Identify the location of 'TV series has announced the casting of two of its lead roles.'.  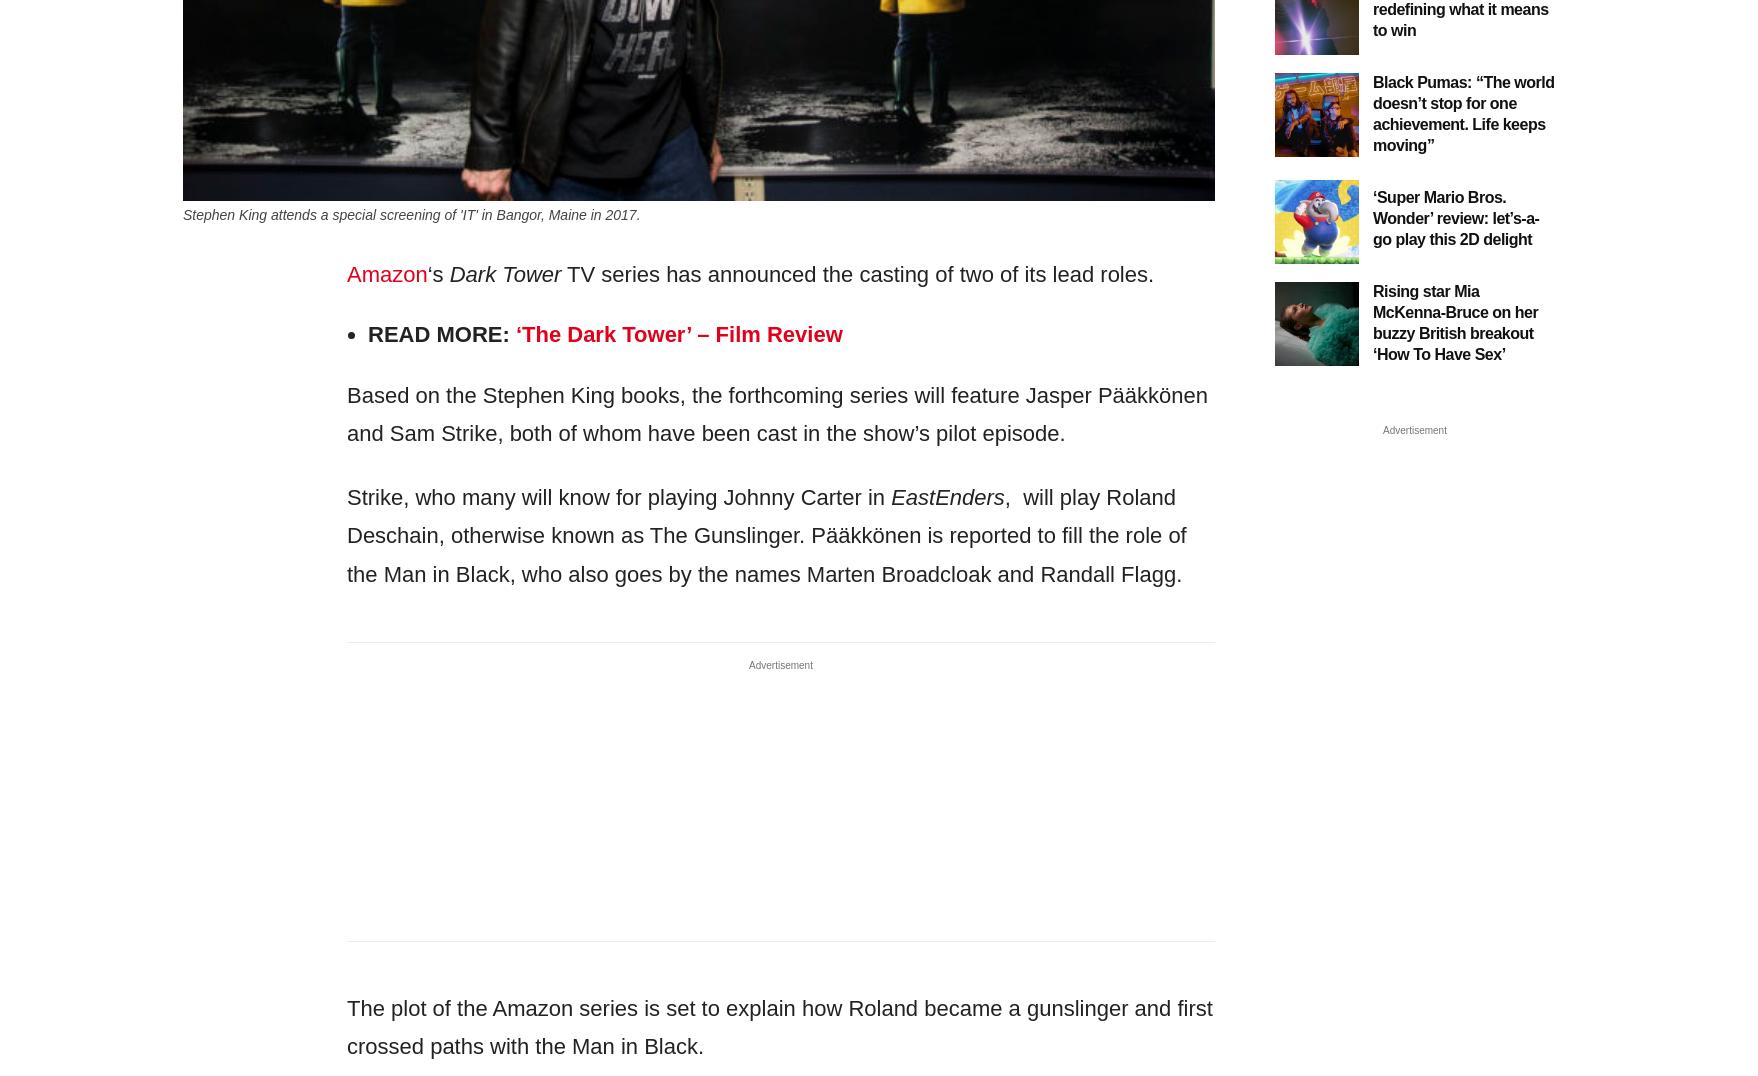
(559, 272).